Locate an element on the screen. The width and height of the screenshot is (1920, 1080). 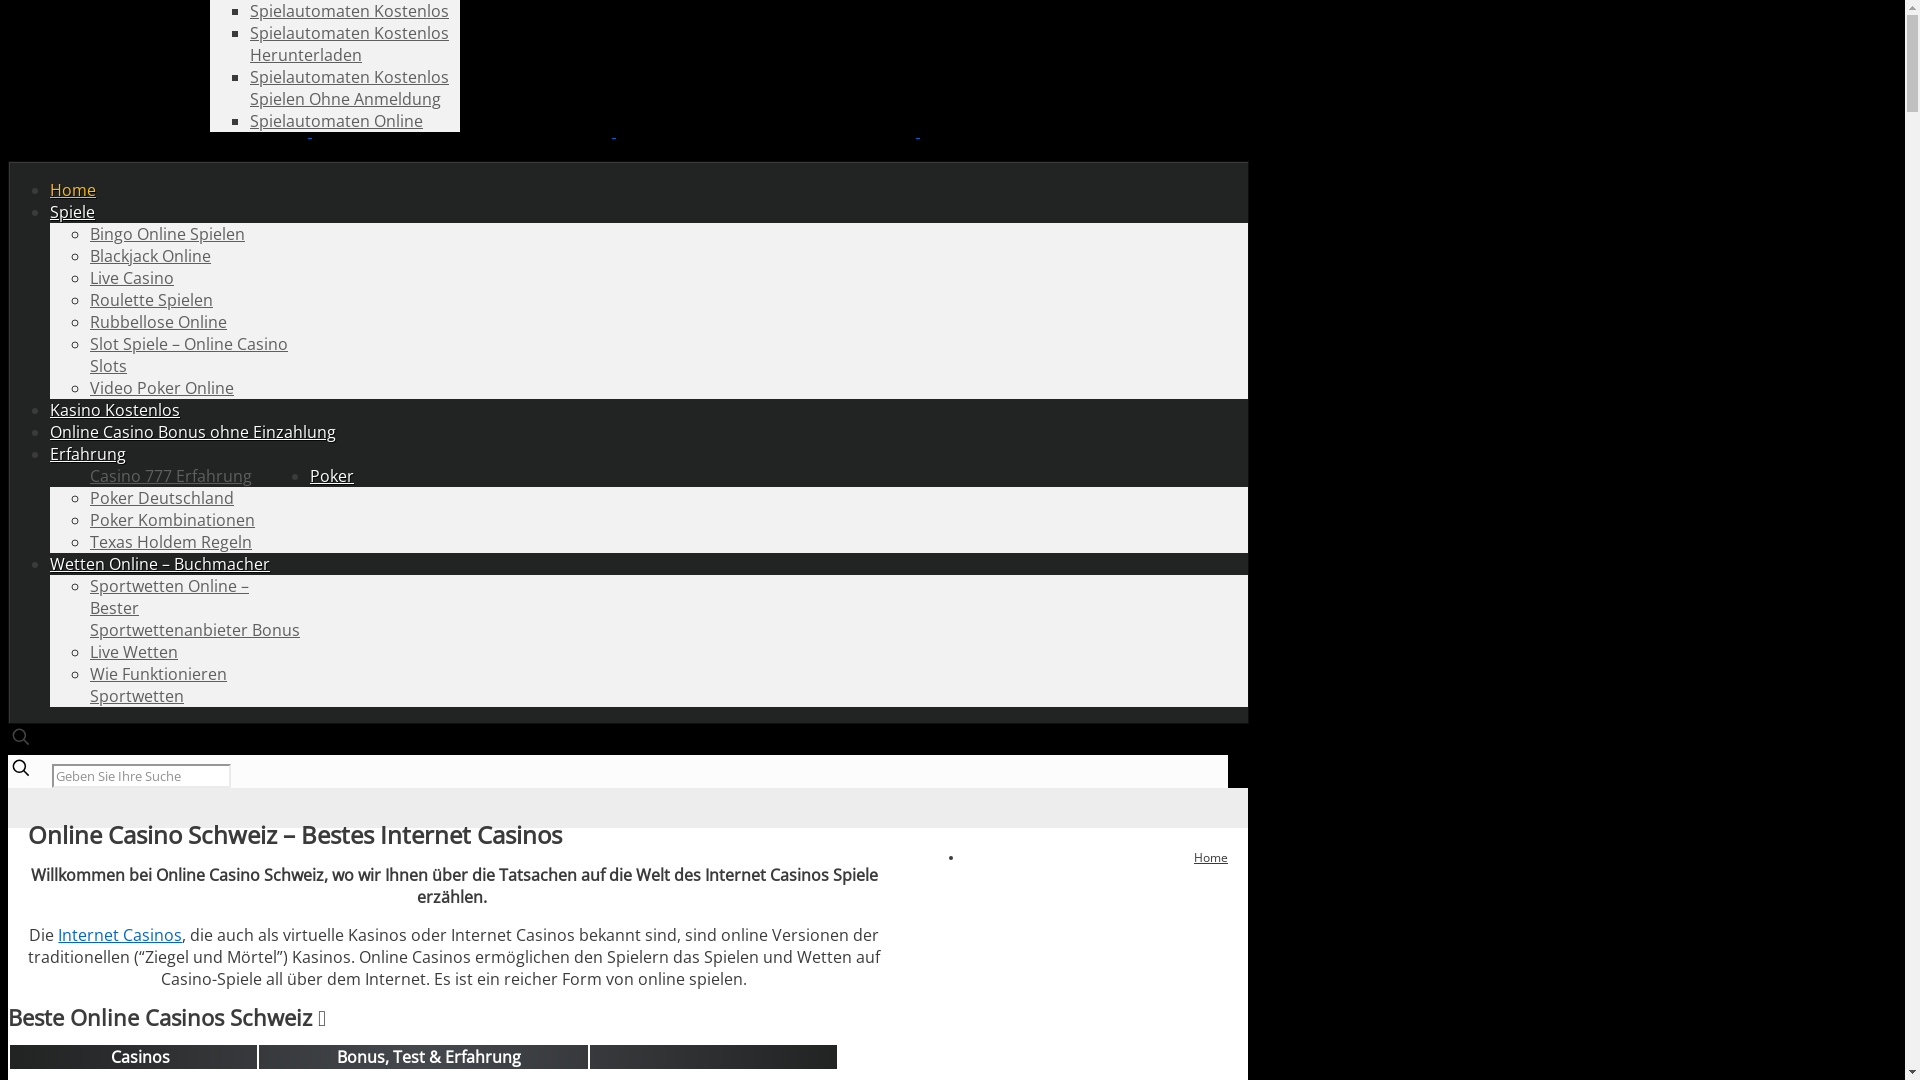
'Texas Holdem Regeln' is located at coordinates (171, 542).